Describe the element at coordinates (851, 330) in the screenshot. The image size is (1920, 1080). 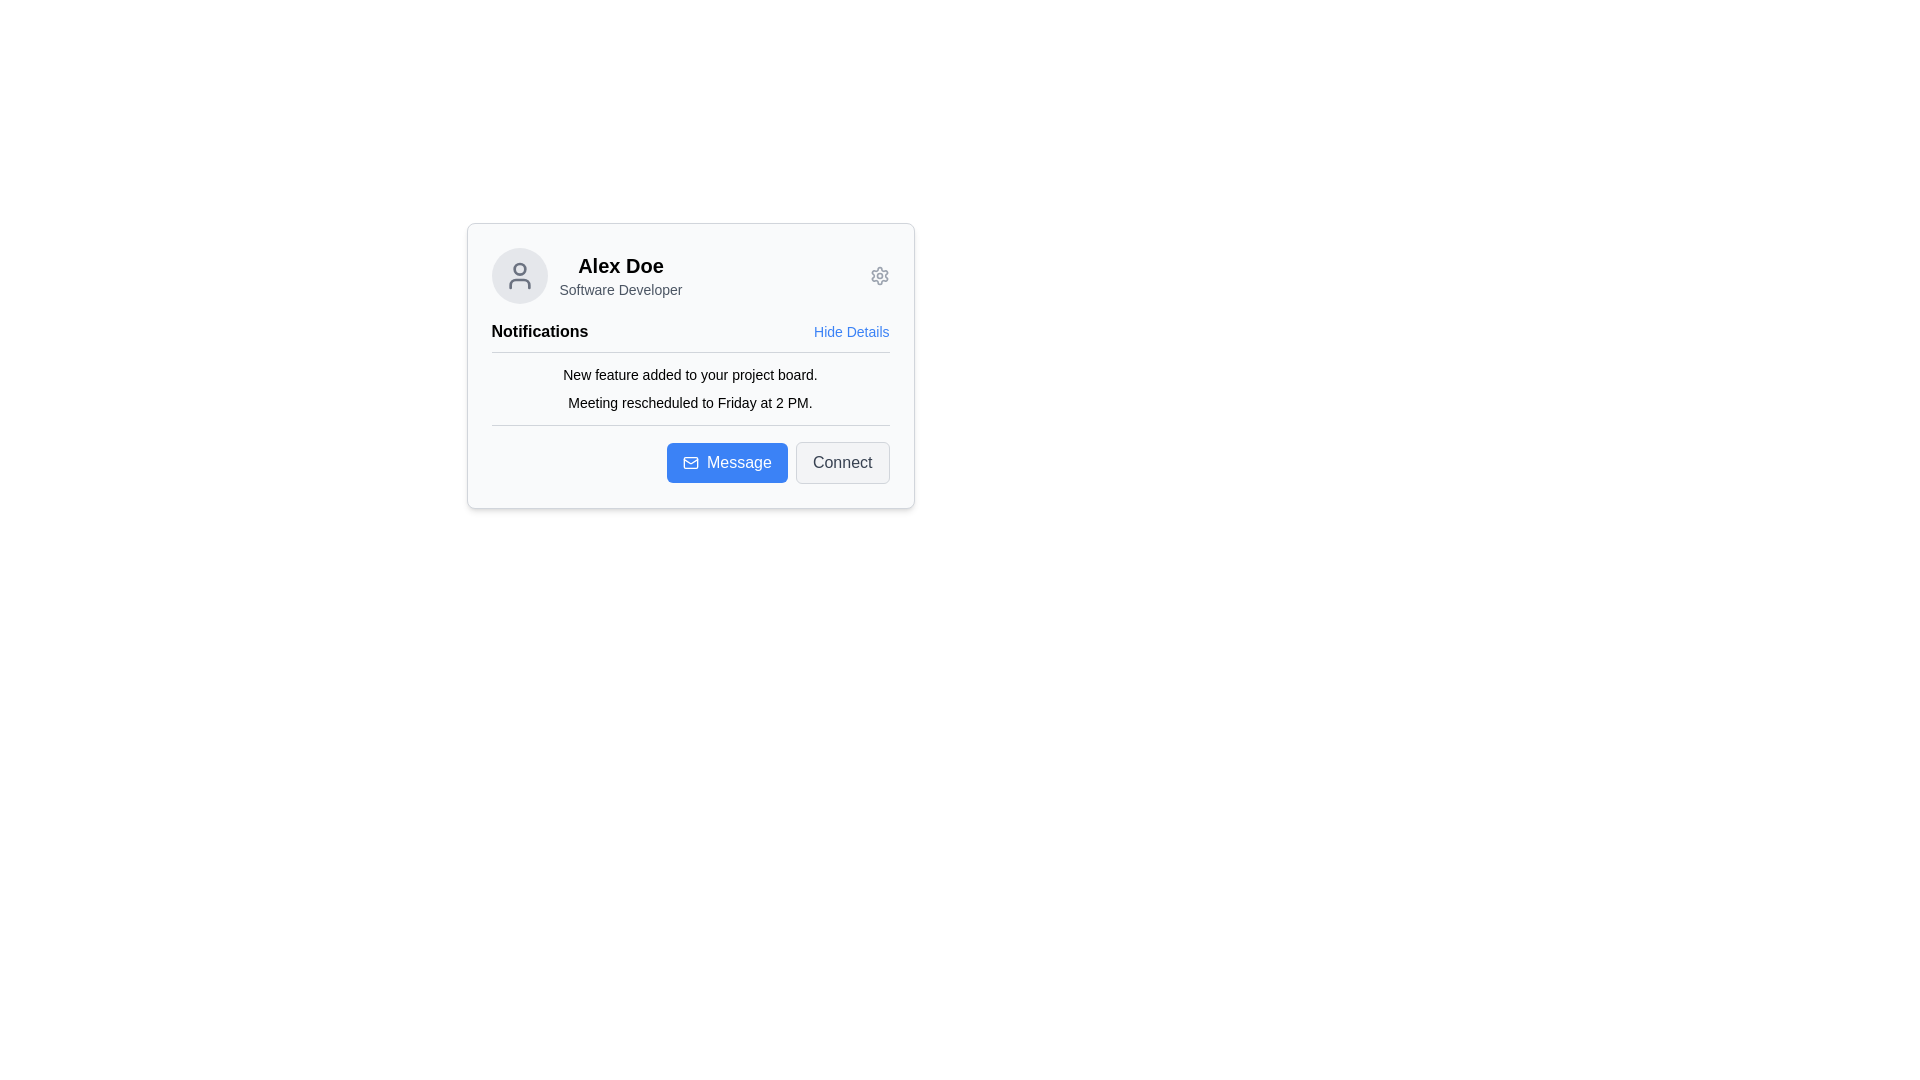
I see `the 'Hide Details' link, which is a blue, underlined text label positioned in the top-right corner of the 'Notifications' area` at that location.